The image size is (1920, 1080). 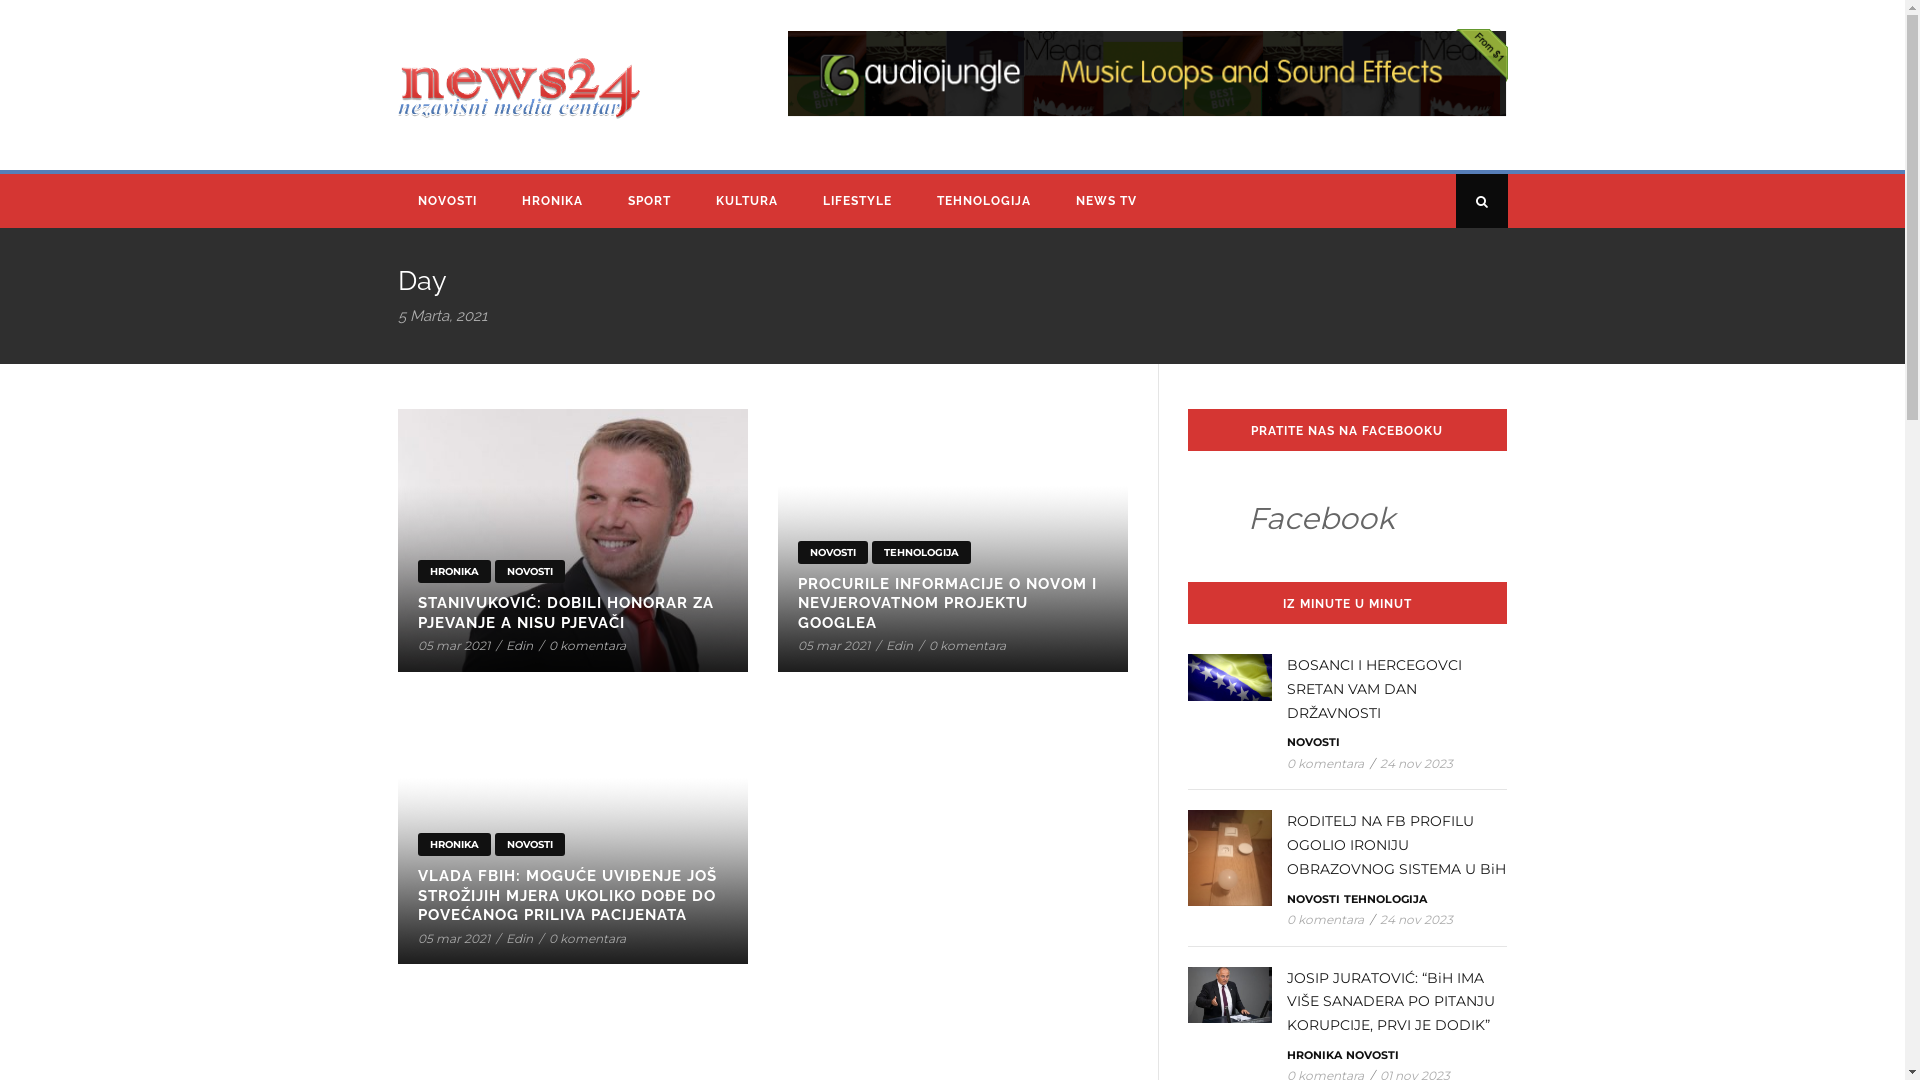 I want to click on 'Facebook', so click(x=1247, y=517).